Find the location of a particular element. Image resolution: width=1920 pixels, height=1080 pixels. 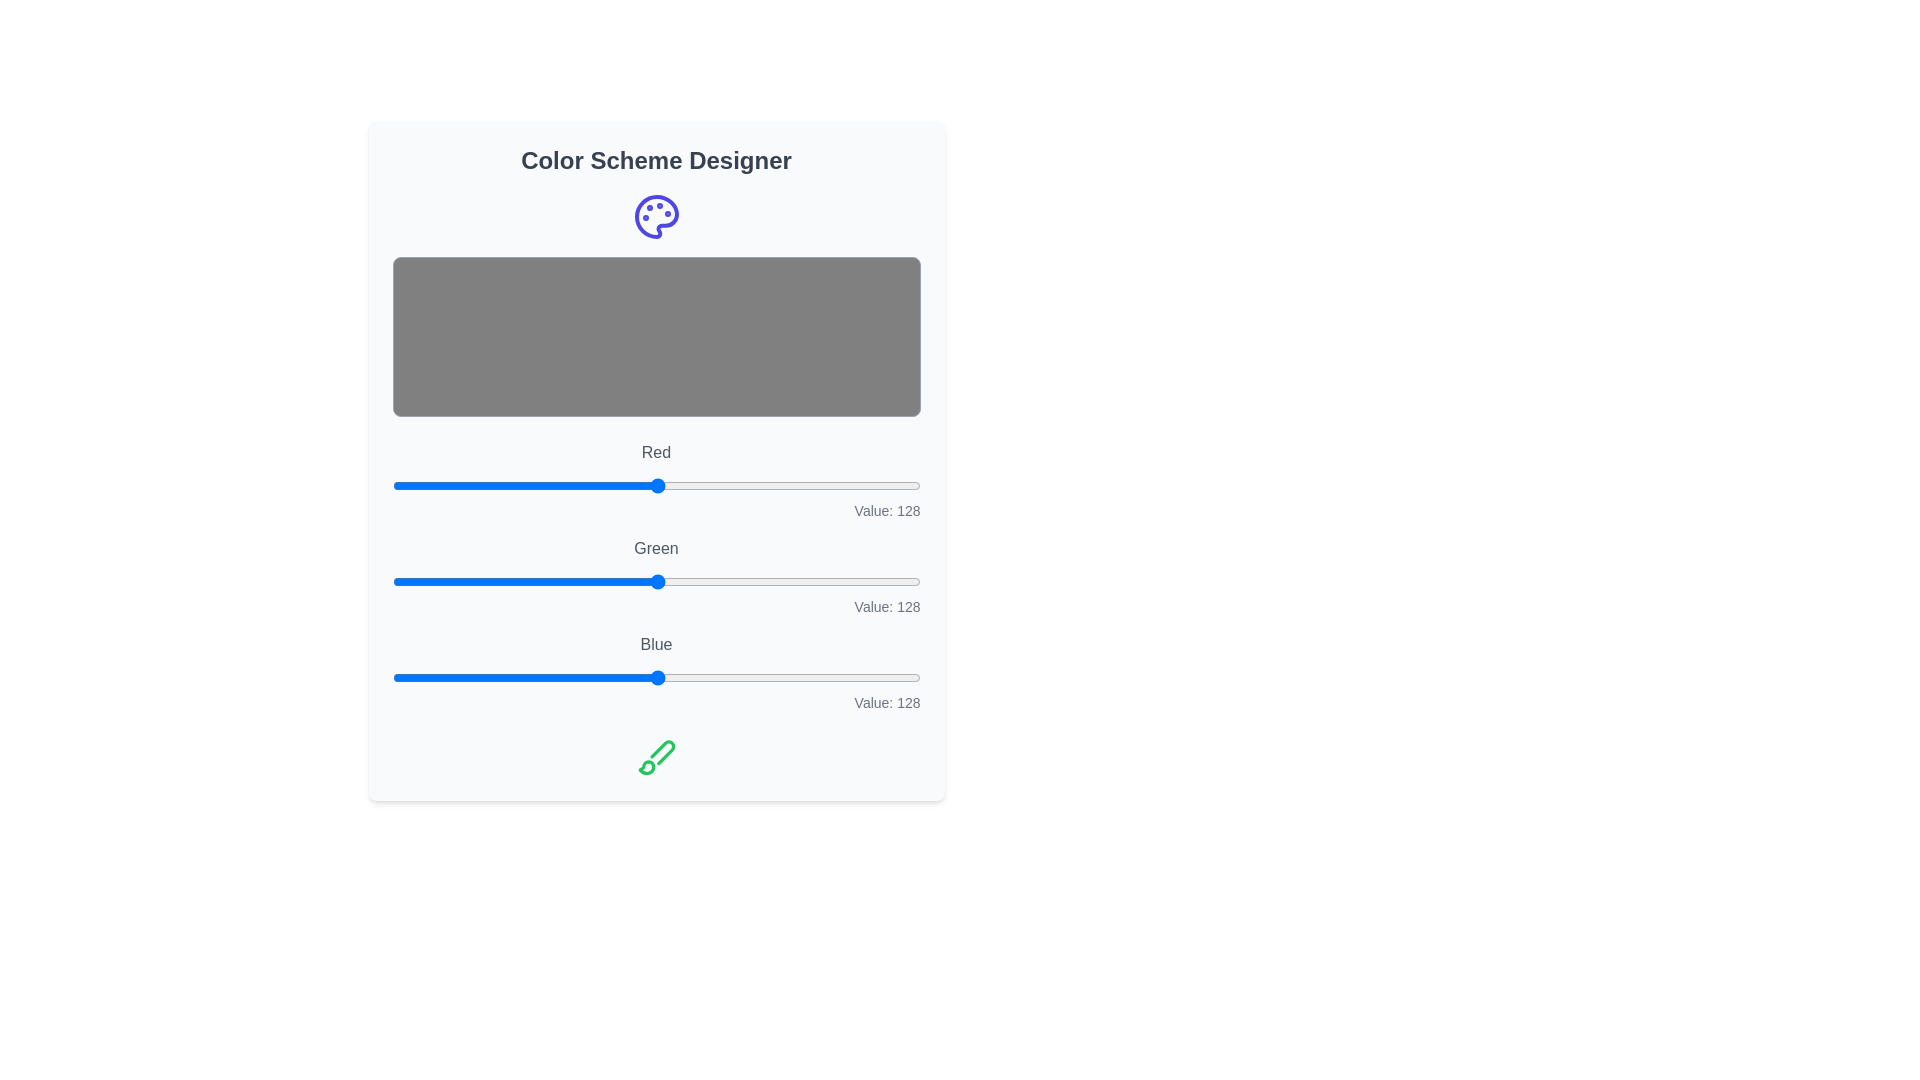

the blue color value is located at coordinates (500, 677).